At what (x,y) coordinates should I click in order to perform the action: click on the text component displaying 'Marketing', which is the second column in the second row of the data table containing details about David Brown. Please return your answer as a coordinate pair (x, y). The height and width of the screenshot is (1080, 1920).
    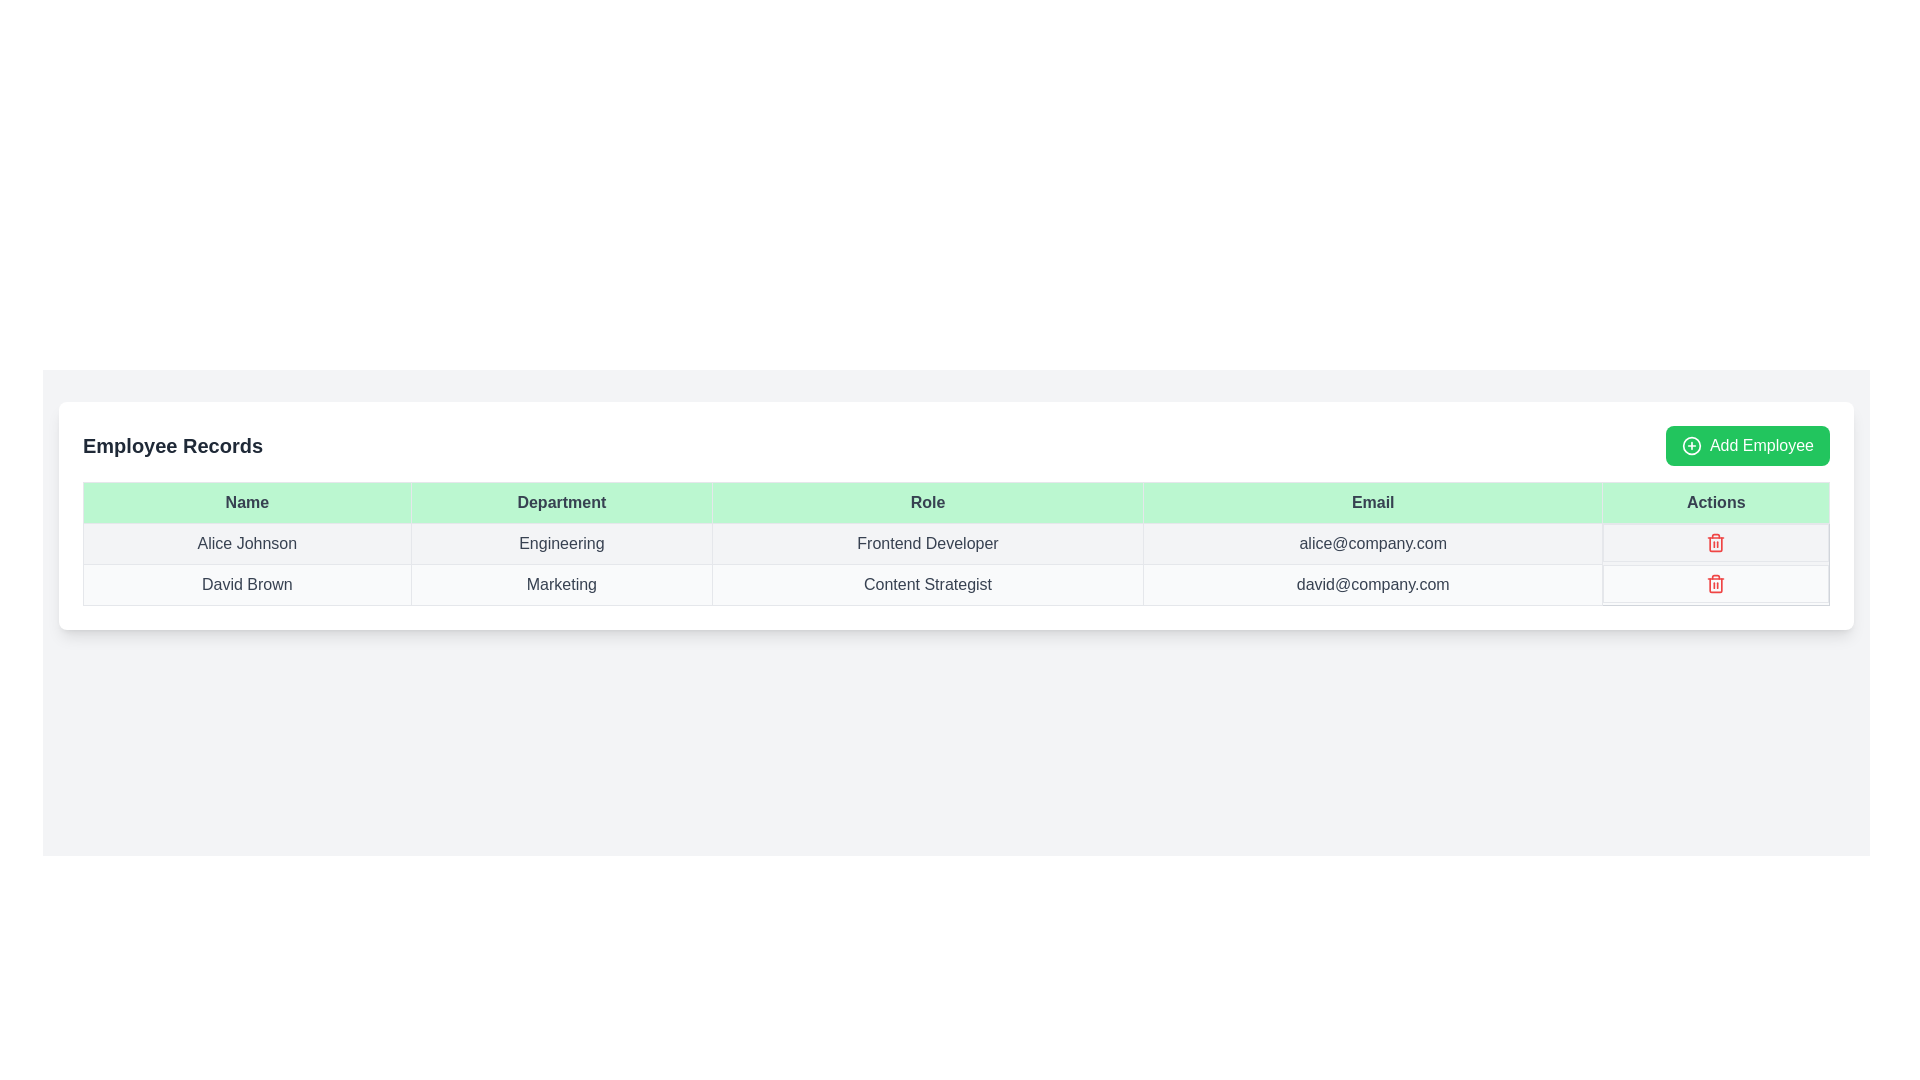
    Looking at the image, I should click on (560, 585).